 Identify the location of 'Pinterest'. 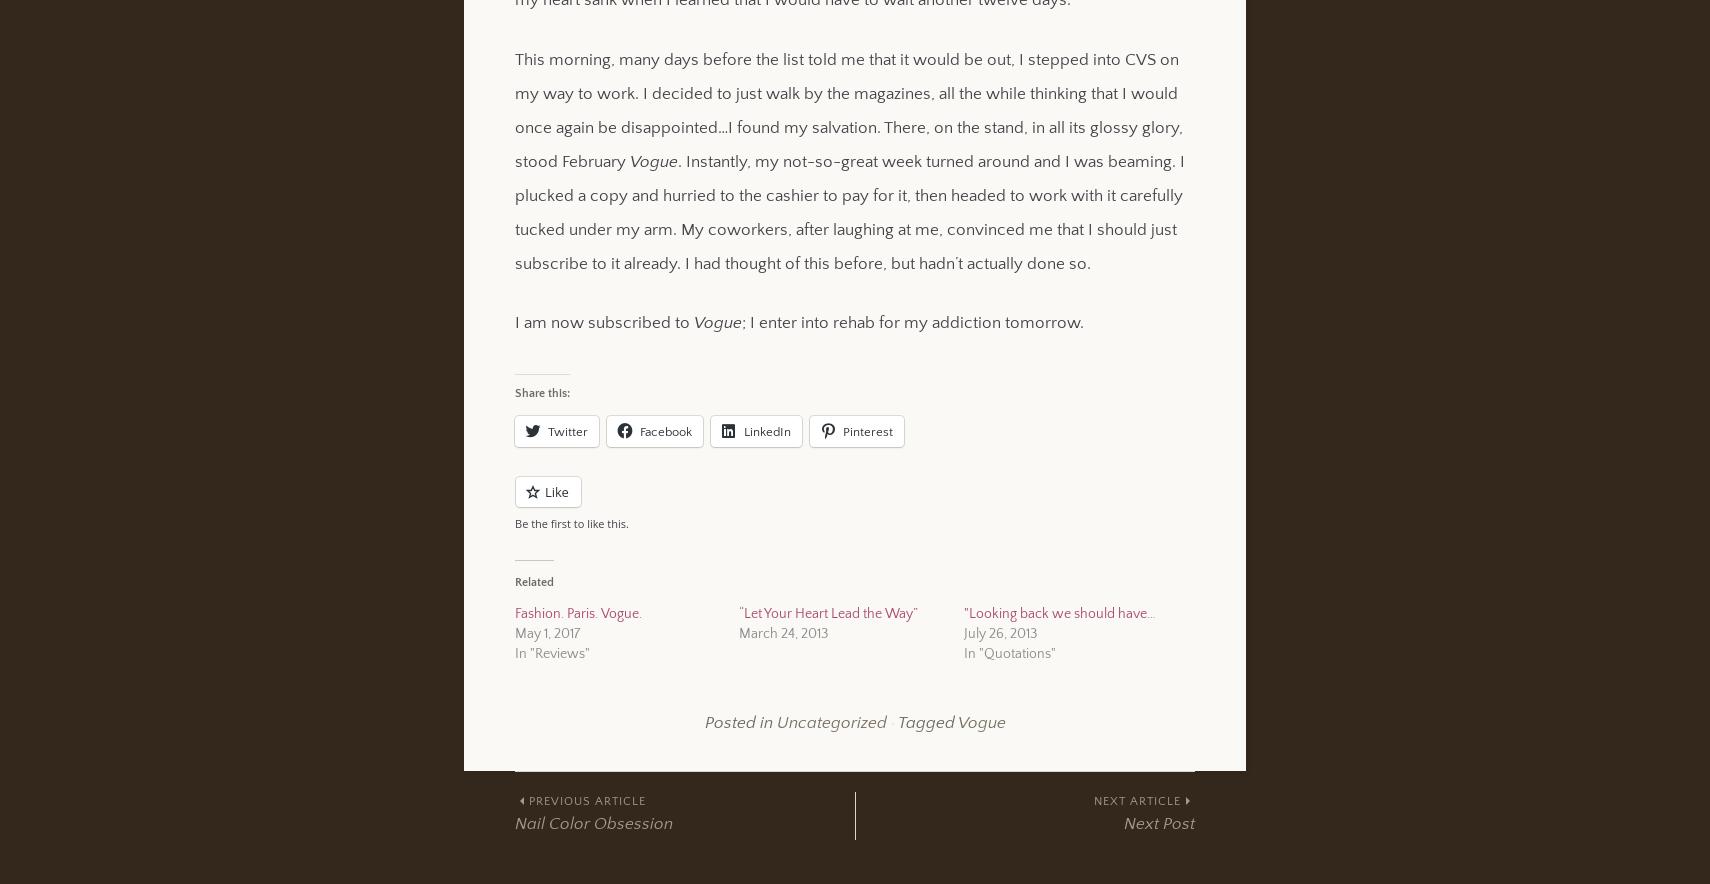
(866, 430).